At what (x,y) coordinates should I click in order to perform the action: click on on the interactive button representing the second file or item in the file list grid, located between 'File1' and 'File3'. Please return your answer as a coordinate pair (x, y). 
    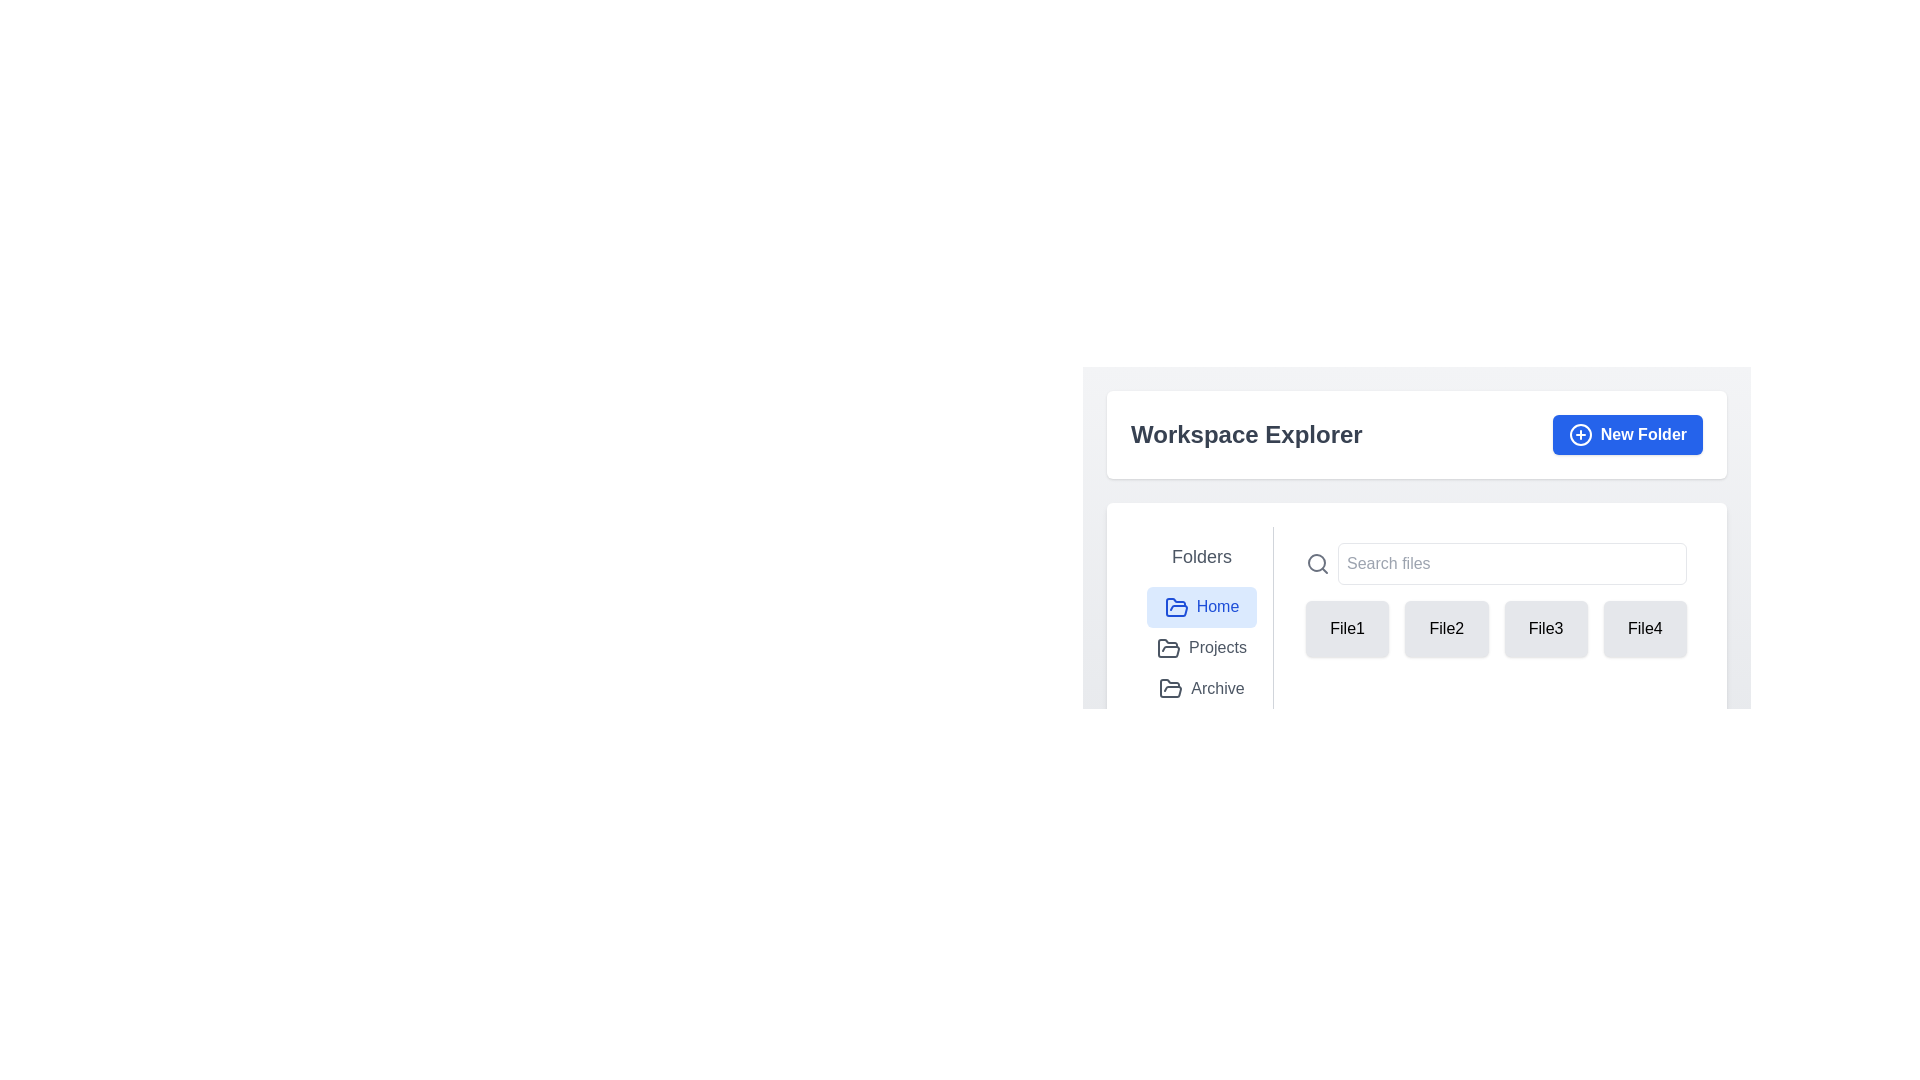
    Looking at the image, I should click on (1415, 624).